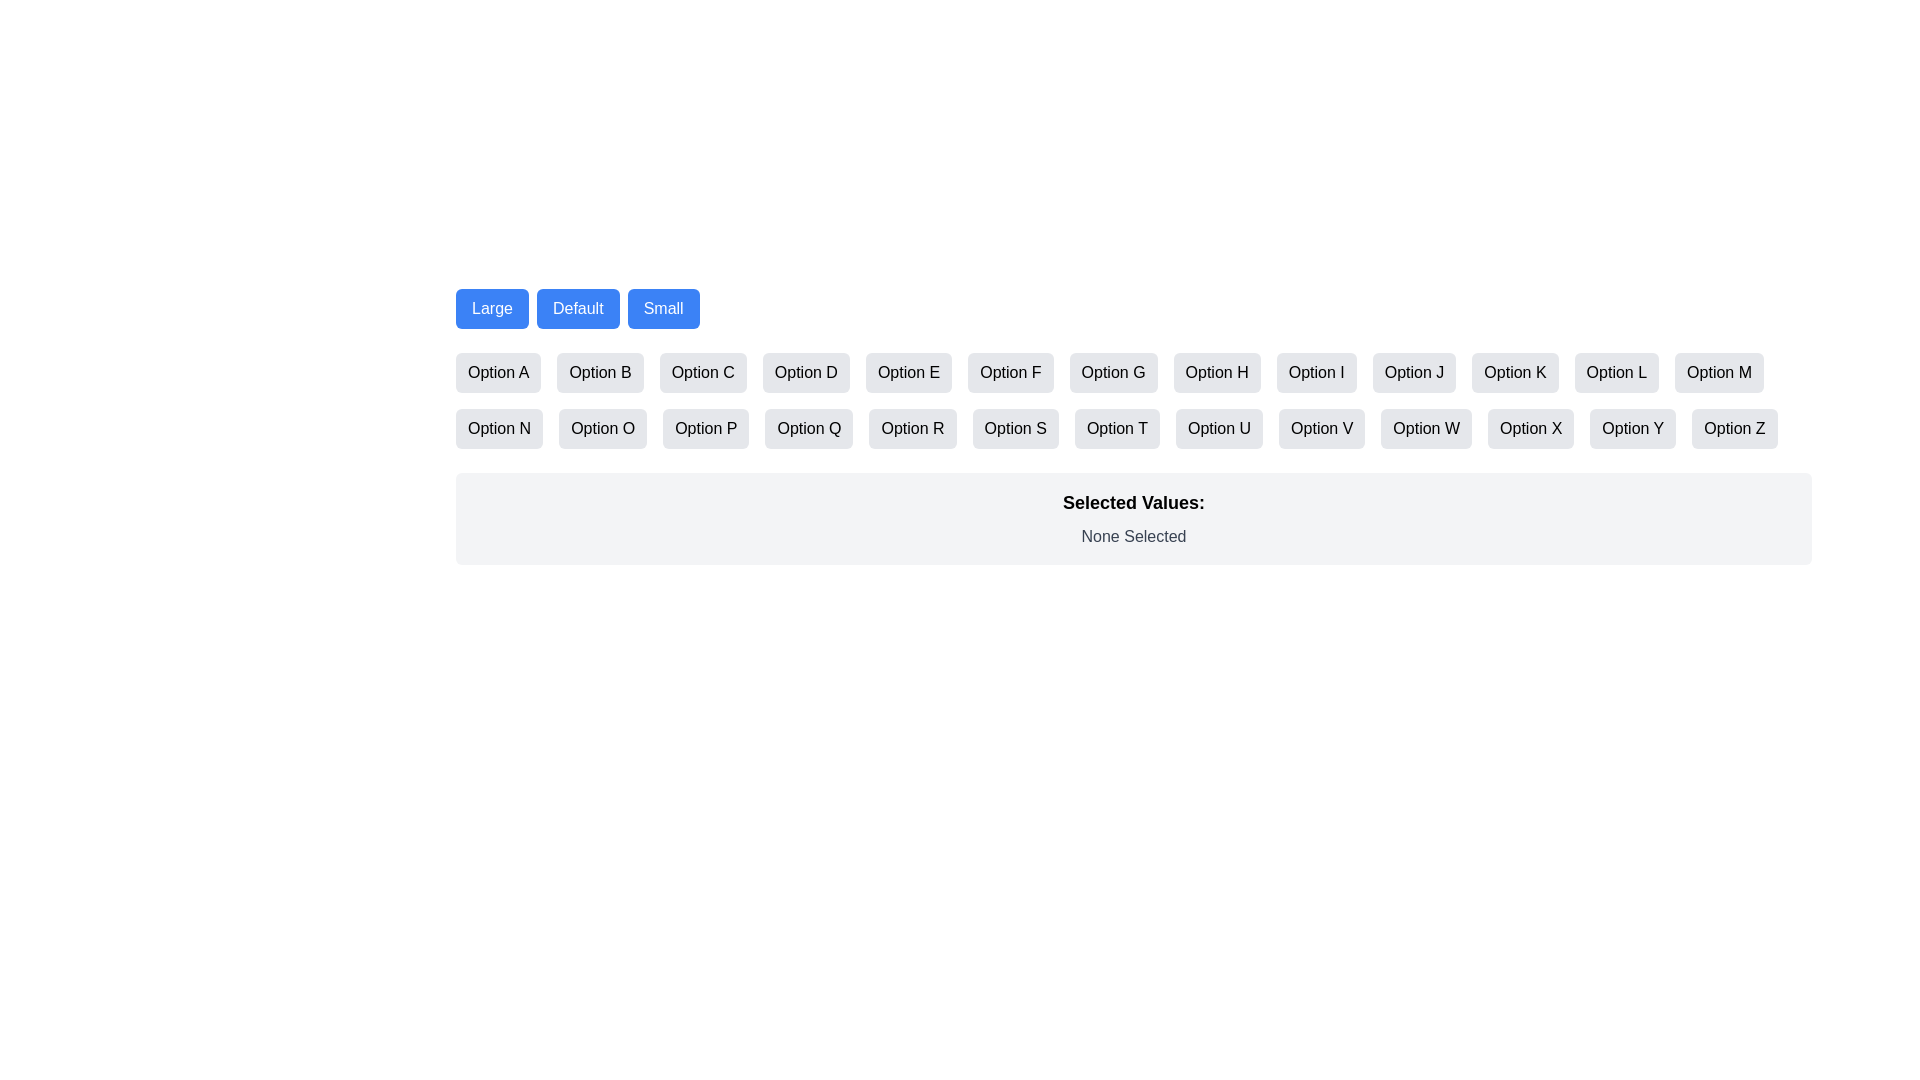  I want to click on the 'Option C' button, which is a rectangular component with rounded corners and a light gray background, for interaction, so click(703, 373).